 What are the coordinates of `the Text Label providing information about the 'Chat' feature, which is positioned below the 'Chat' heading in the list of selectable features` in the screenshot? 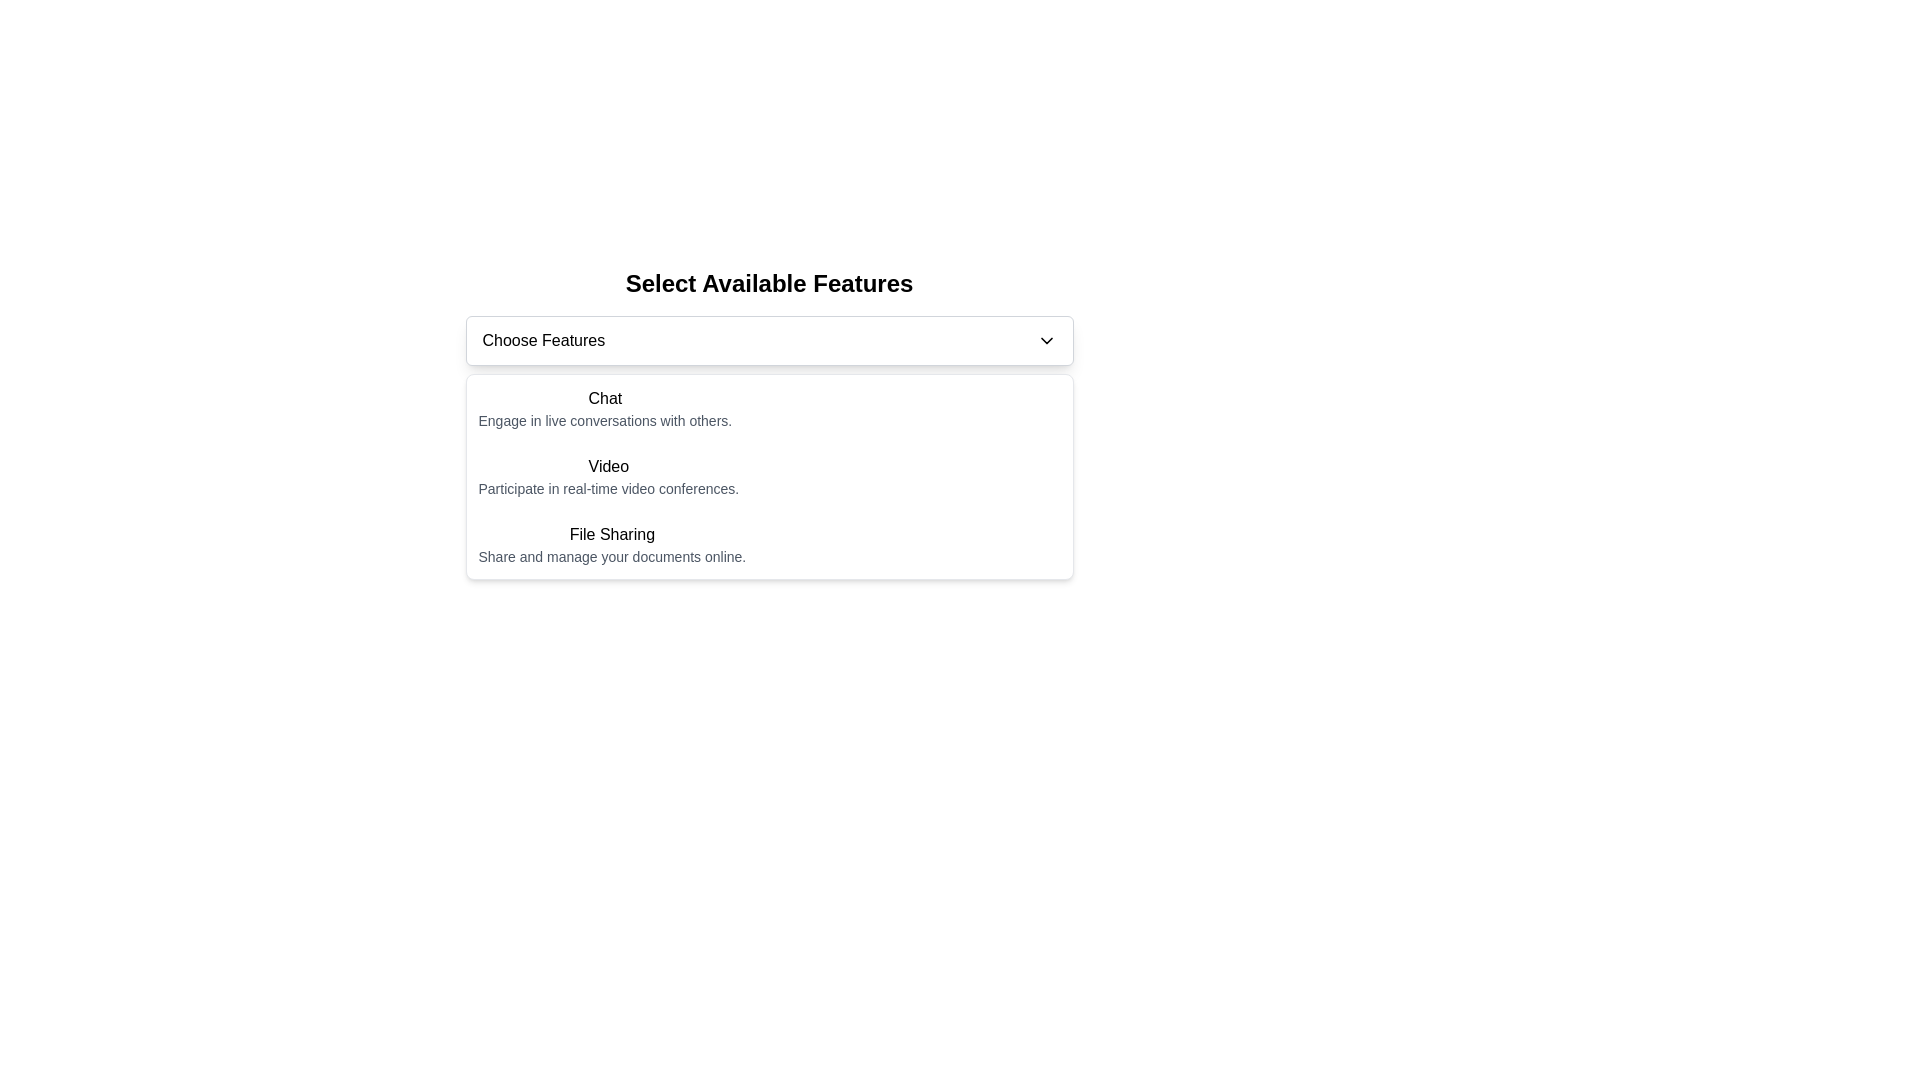 It's located at (604, 419).